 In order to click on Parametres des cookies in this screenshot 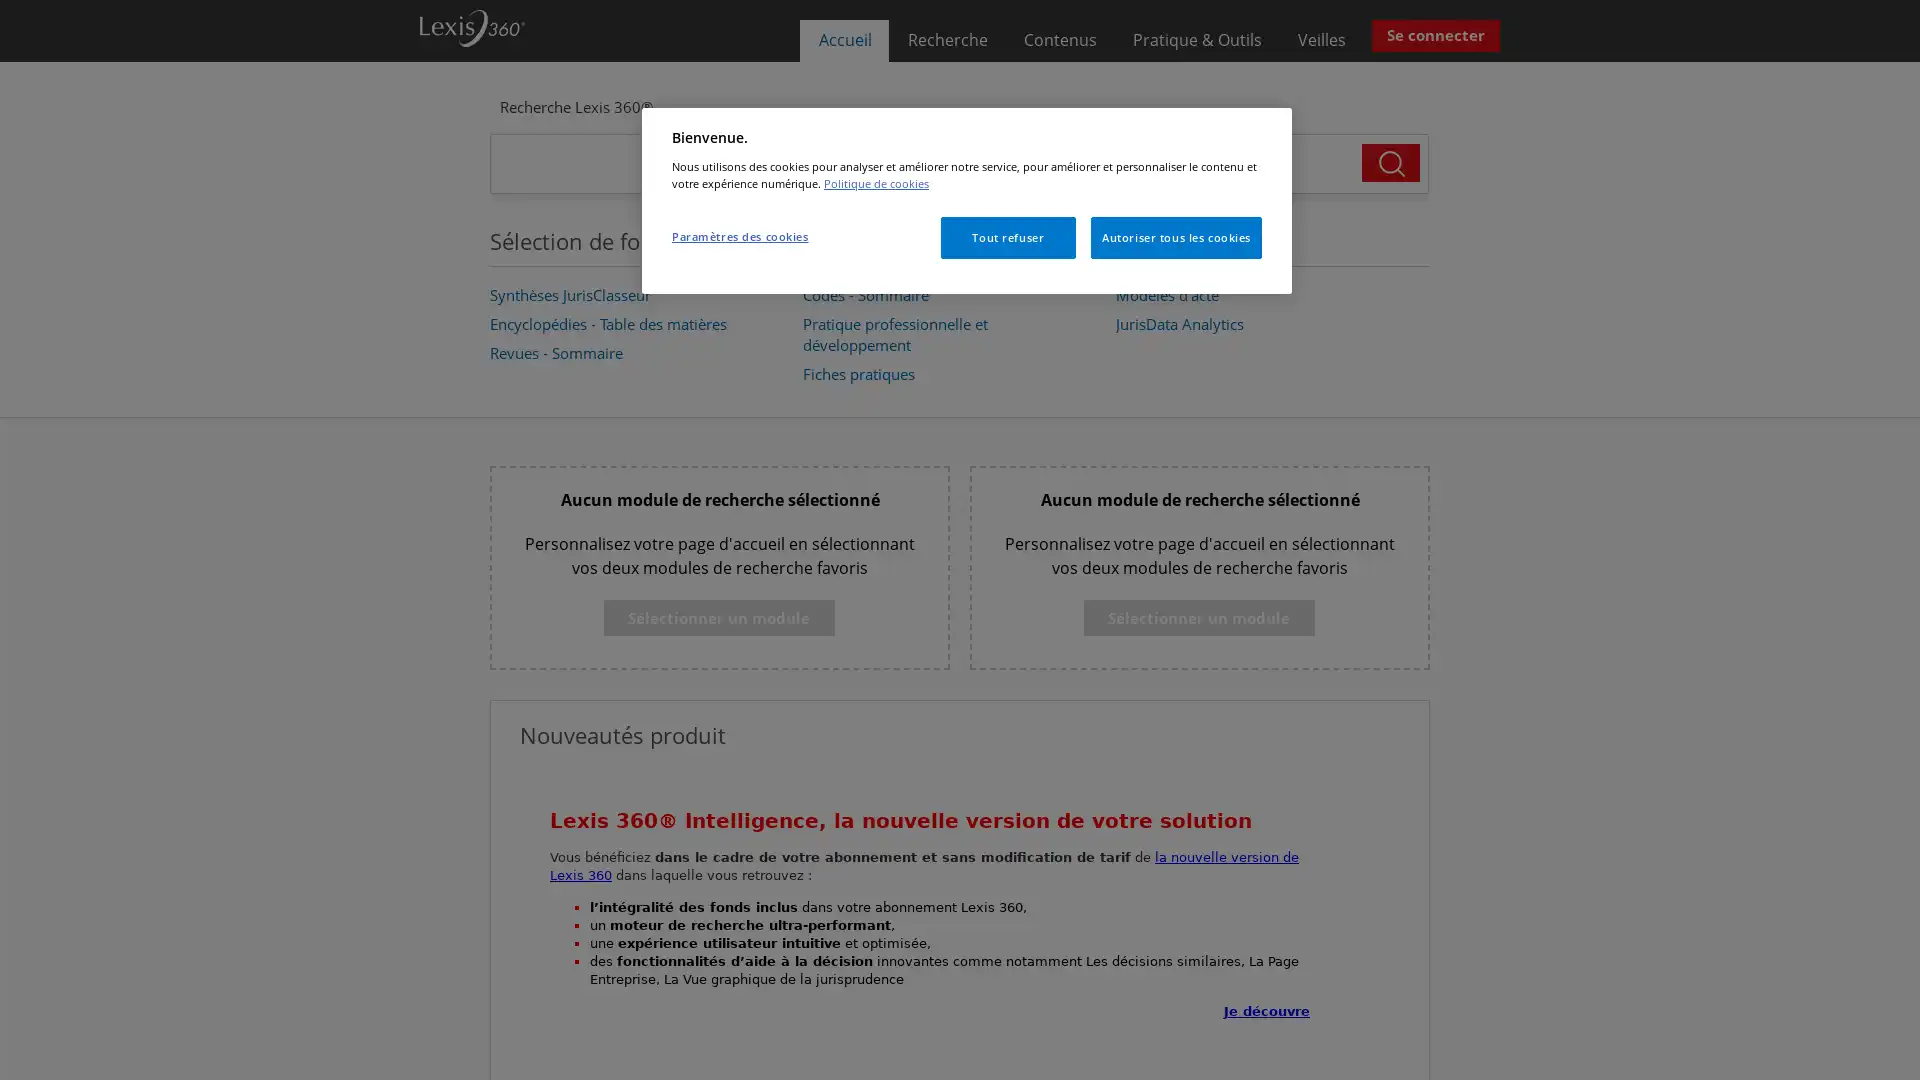, I will do `click(738, 234)`.